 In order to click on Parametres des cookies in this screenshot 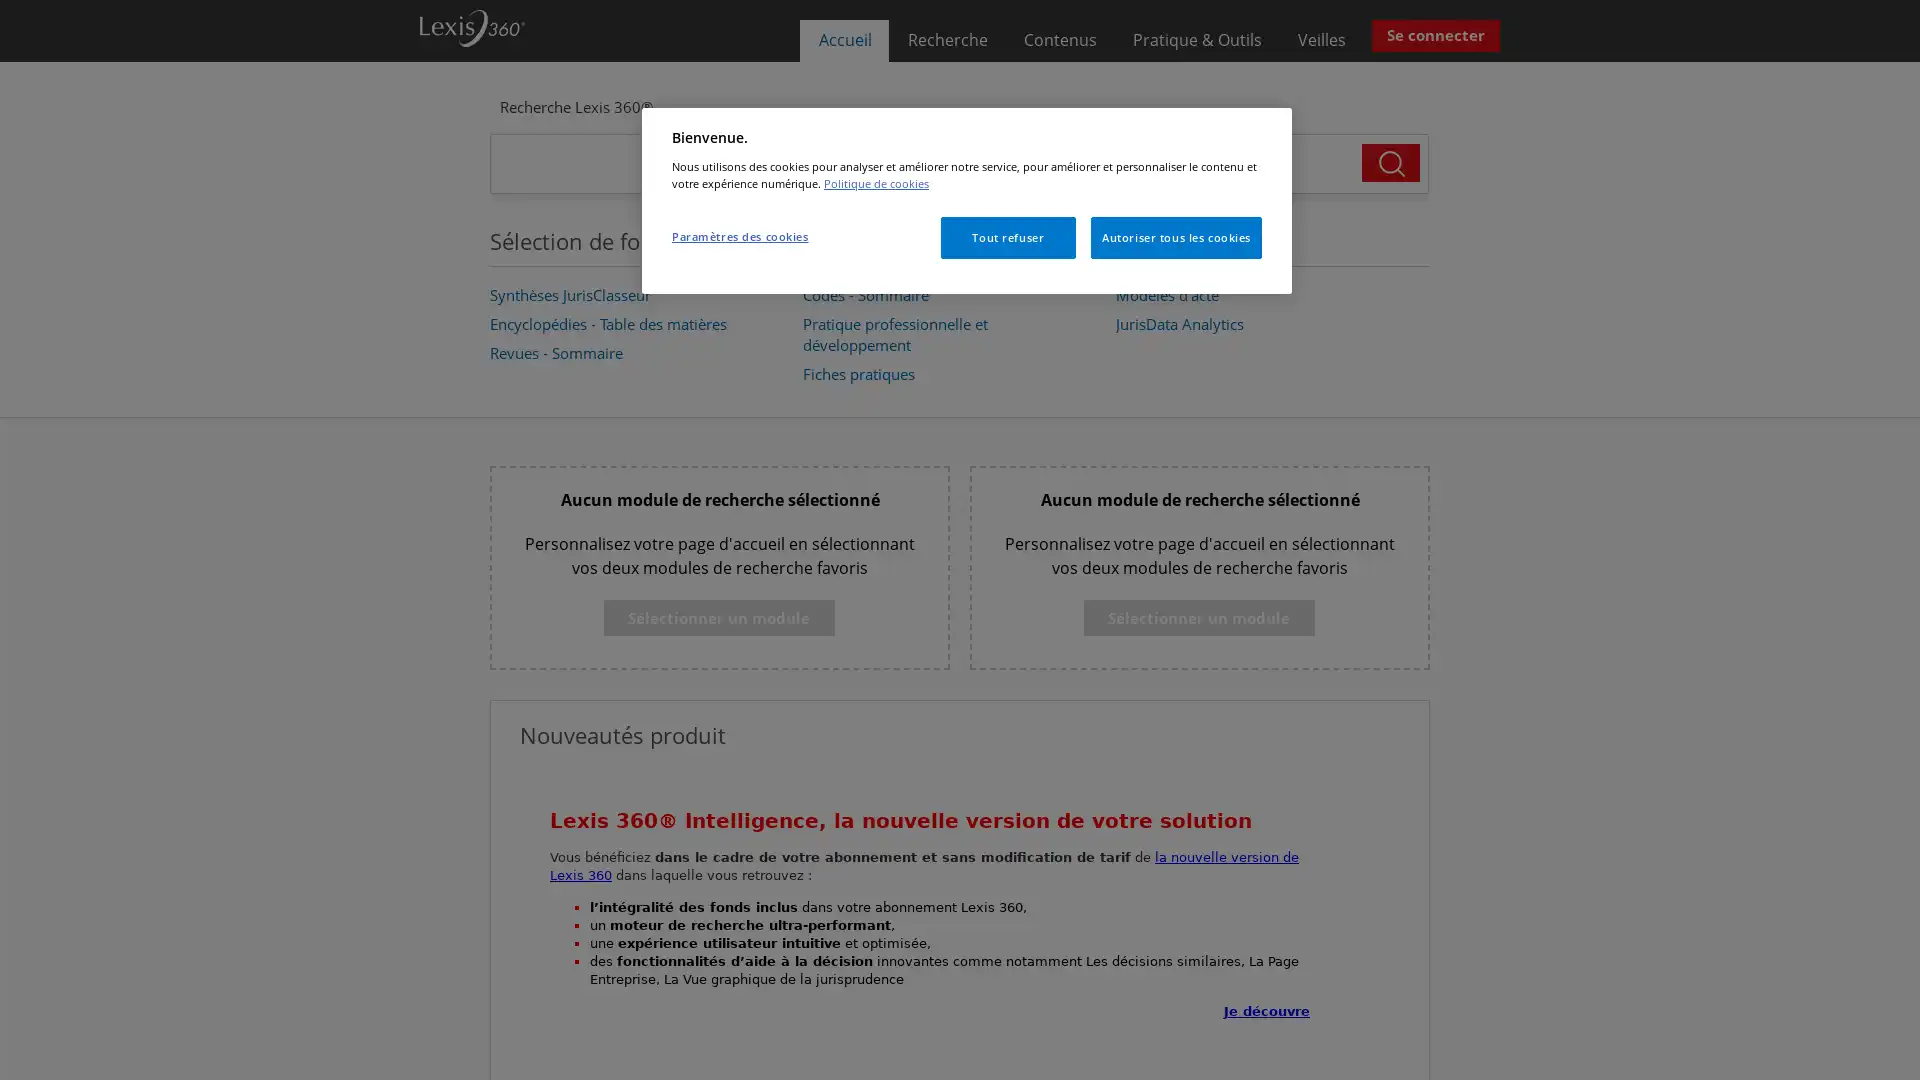, I will do `click(738, 234)`.